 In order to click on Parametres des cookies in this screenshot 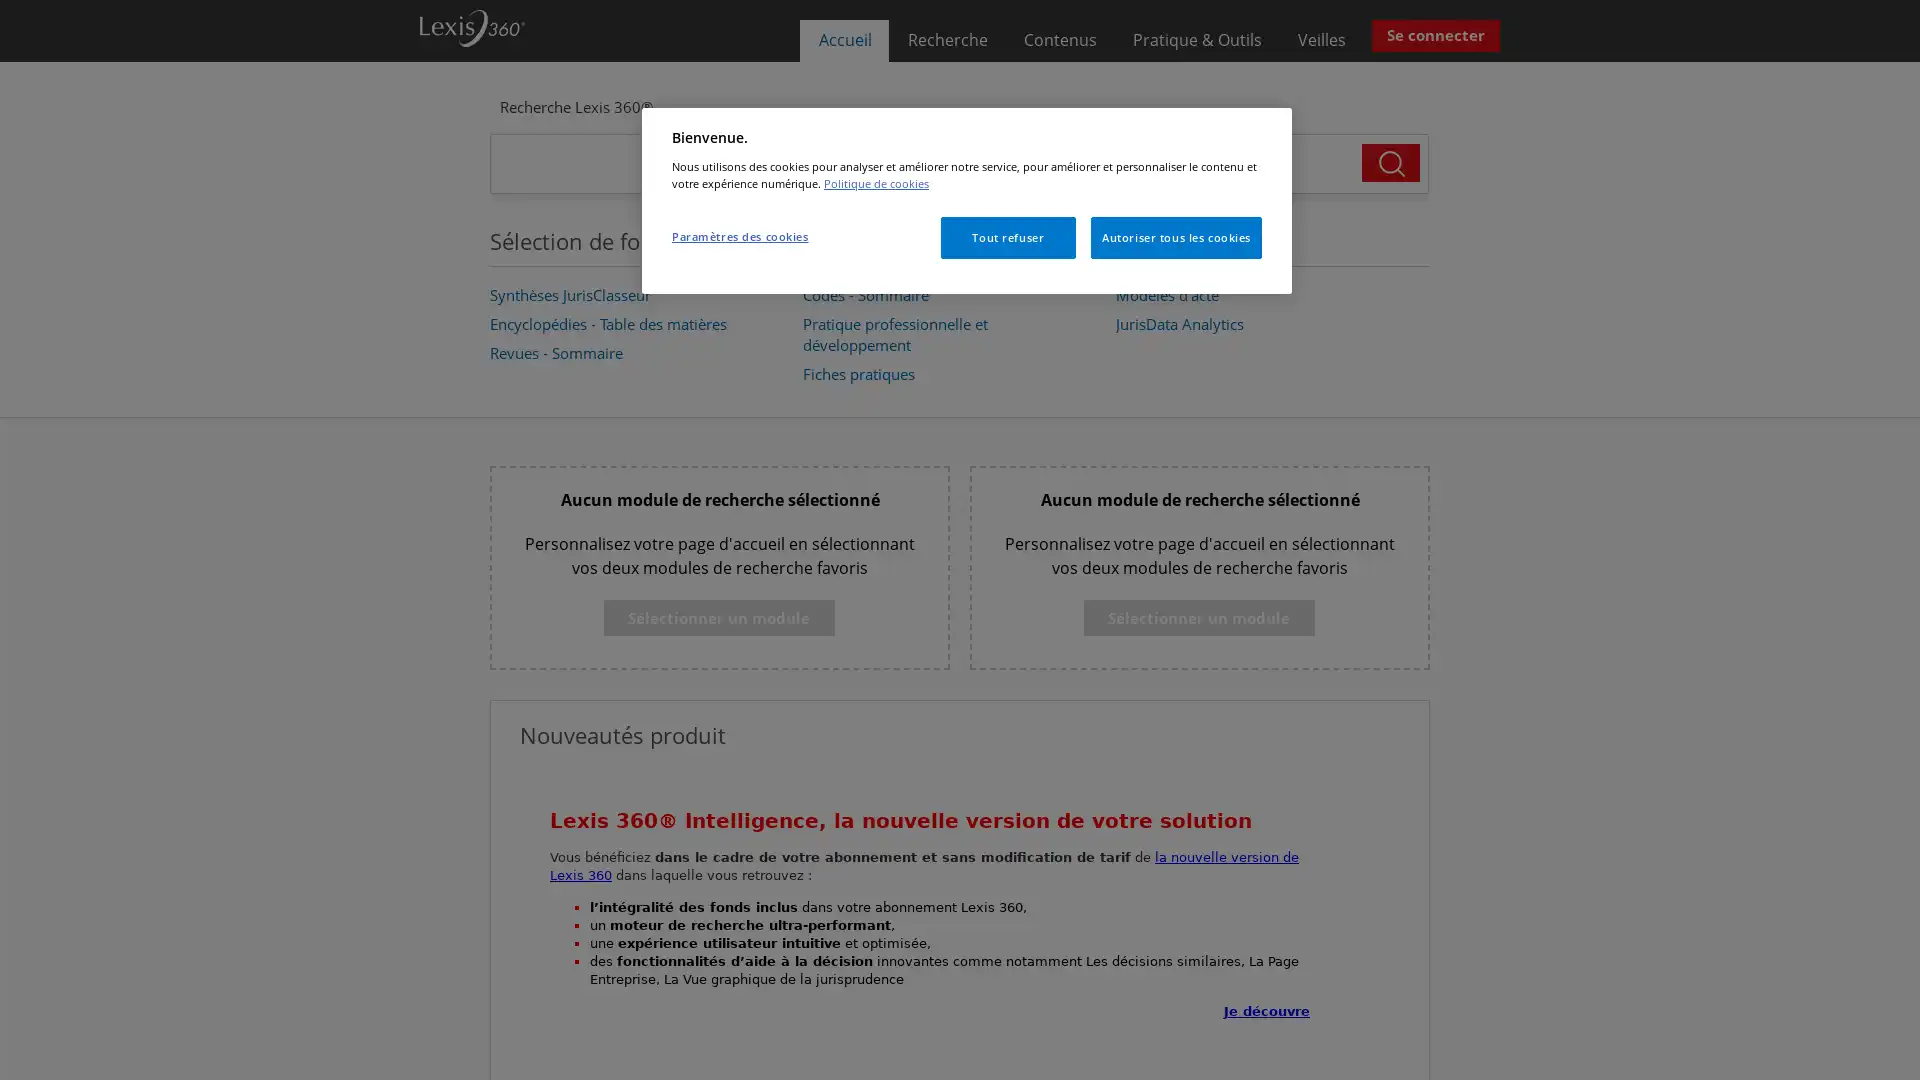, I will do `click(738, 234)`.